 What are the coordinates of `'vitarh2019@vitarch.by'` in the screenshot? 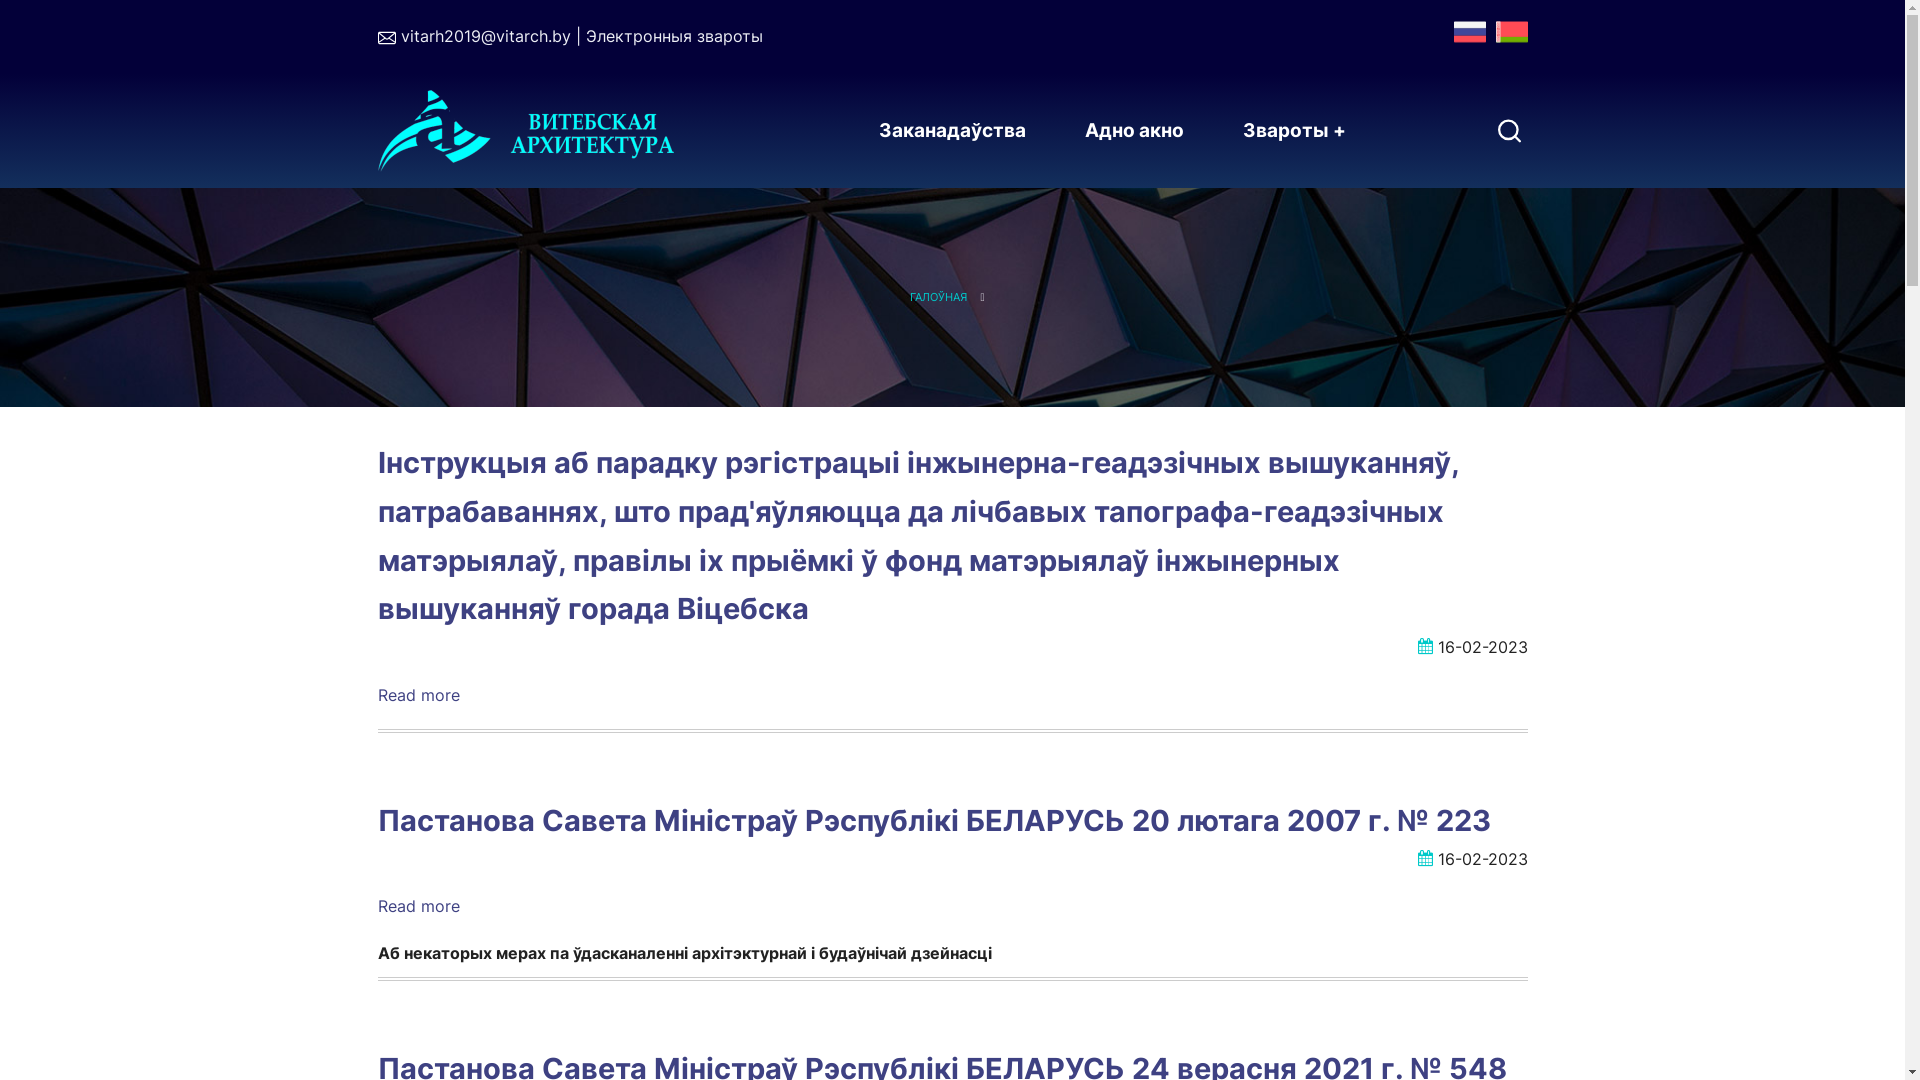 It's located at (484, 35).